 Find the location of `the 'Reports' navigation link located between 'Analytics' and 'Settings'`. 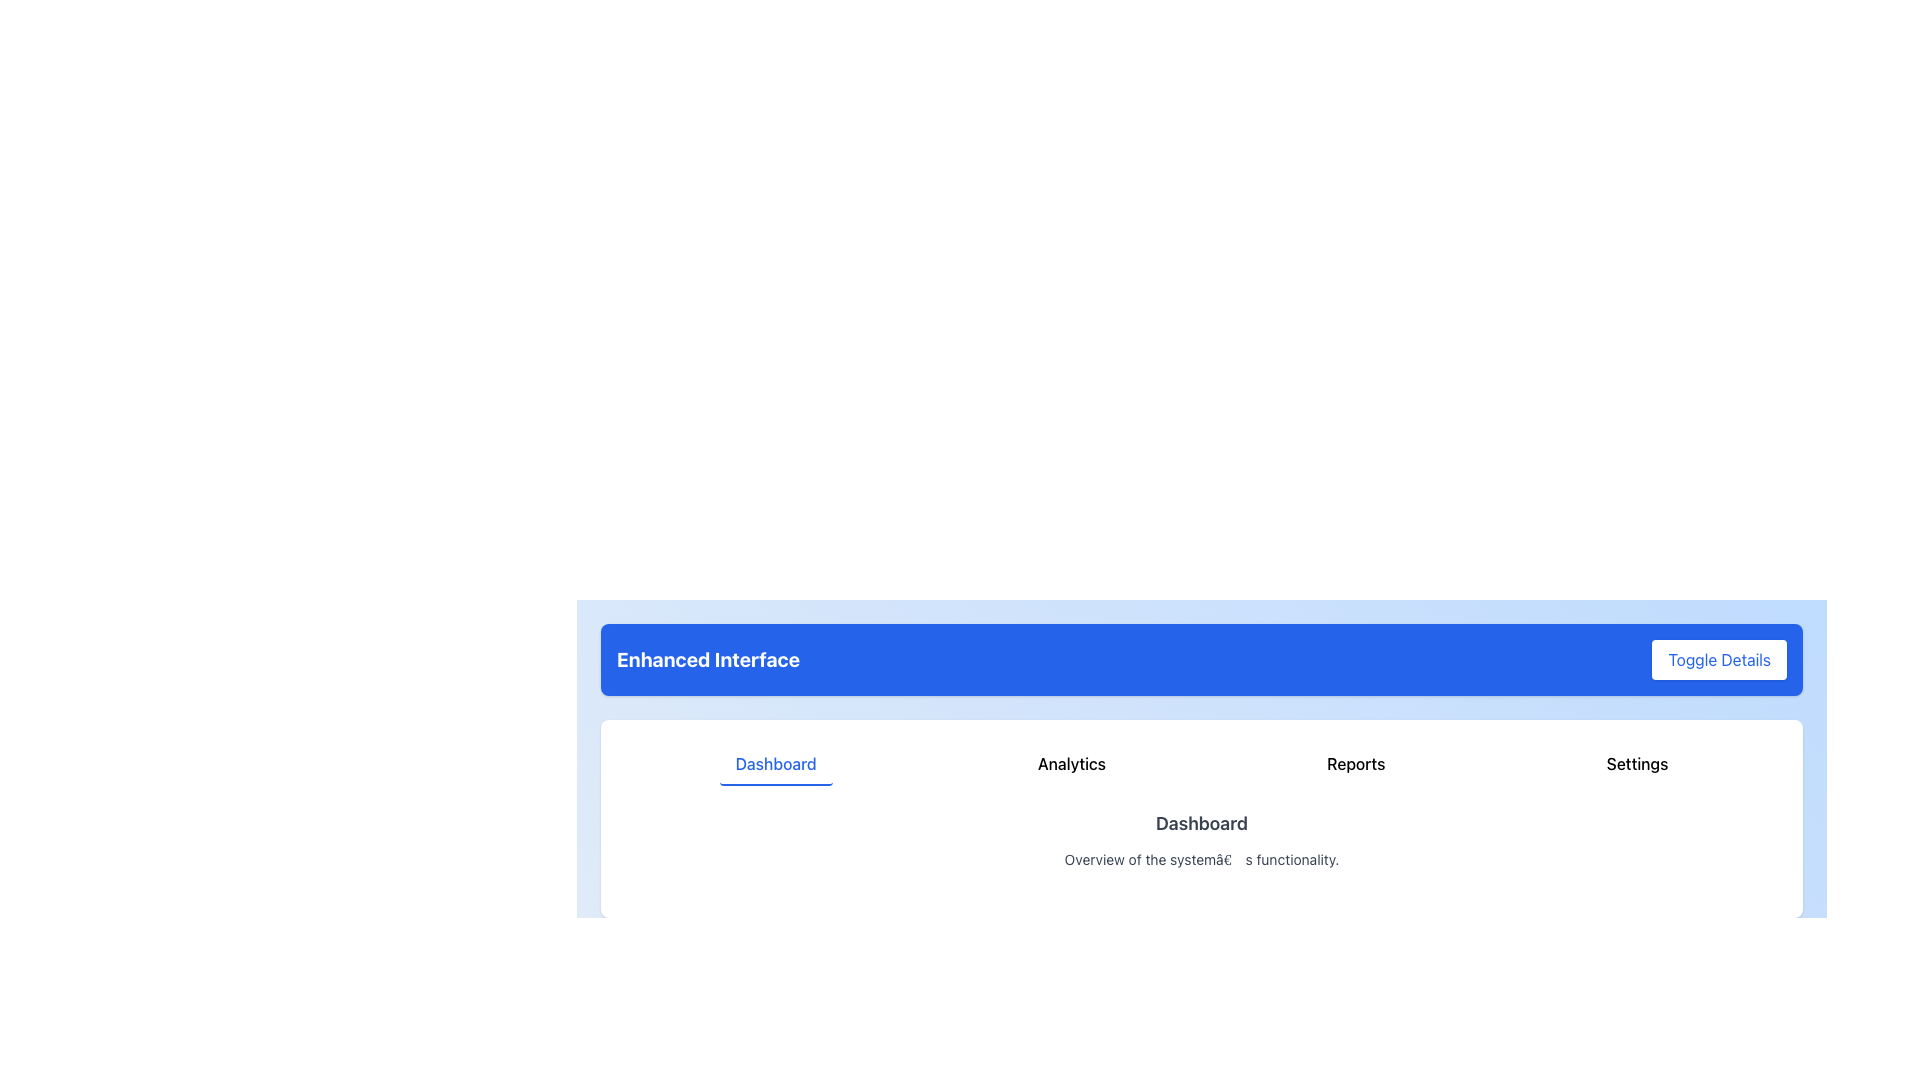

the 'Reports' navigation link located between 'Analytics' and 'Settings' is located at coordinates (1356, 764).